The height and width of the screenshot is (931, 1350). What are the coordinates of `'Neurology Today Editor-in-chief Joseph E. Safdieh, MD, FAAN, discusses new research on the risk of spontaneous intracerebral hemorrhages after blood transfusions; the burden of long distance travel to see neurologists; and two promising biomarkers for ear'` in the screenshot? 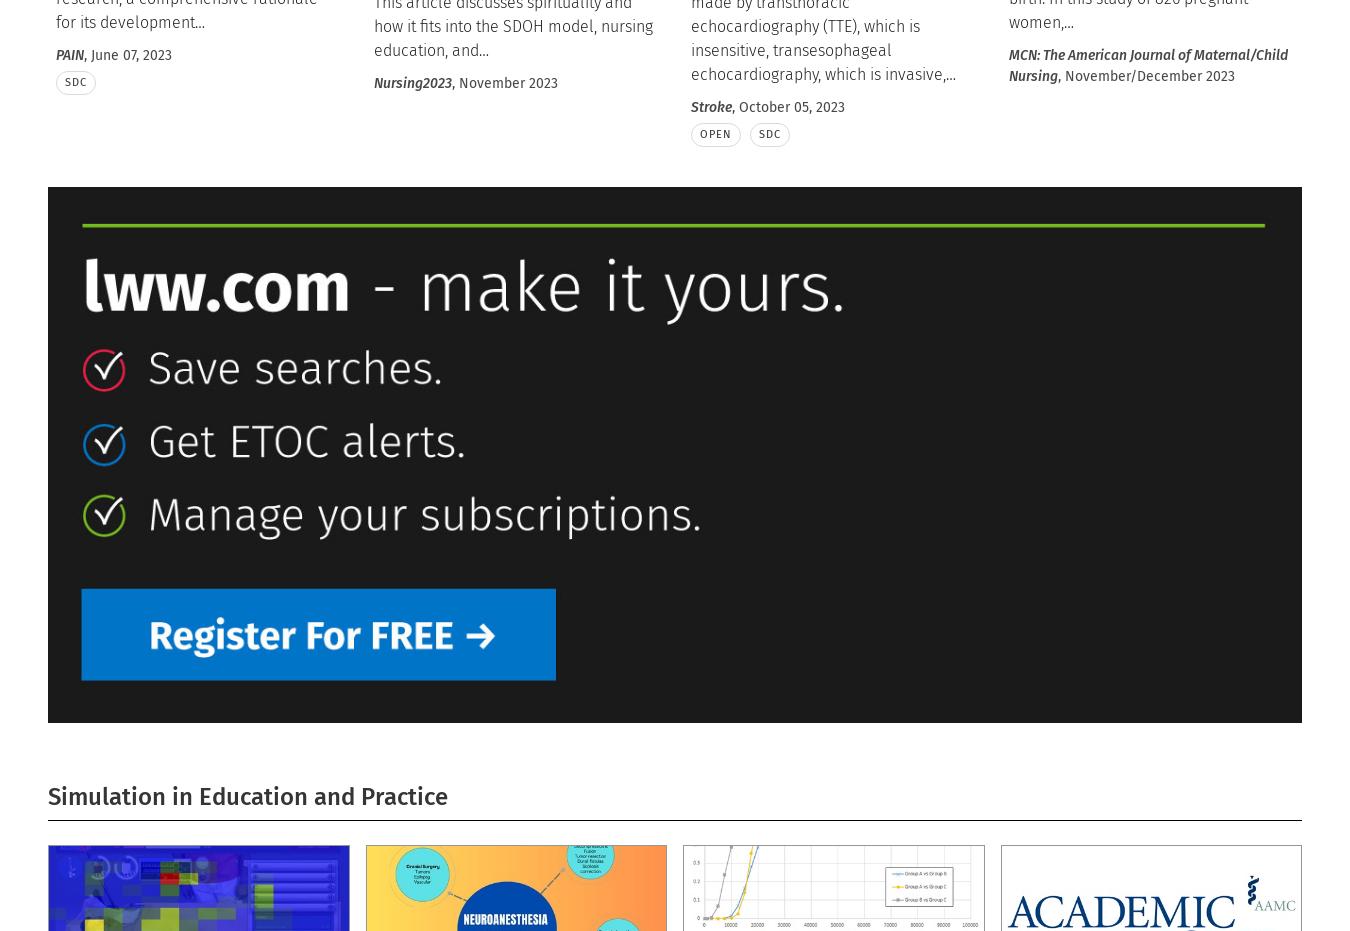 It's located at (512, 663).